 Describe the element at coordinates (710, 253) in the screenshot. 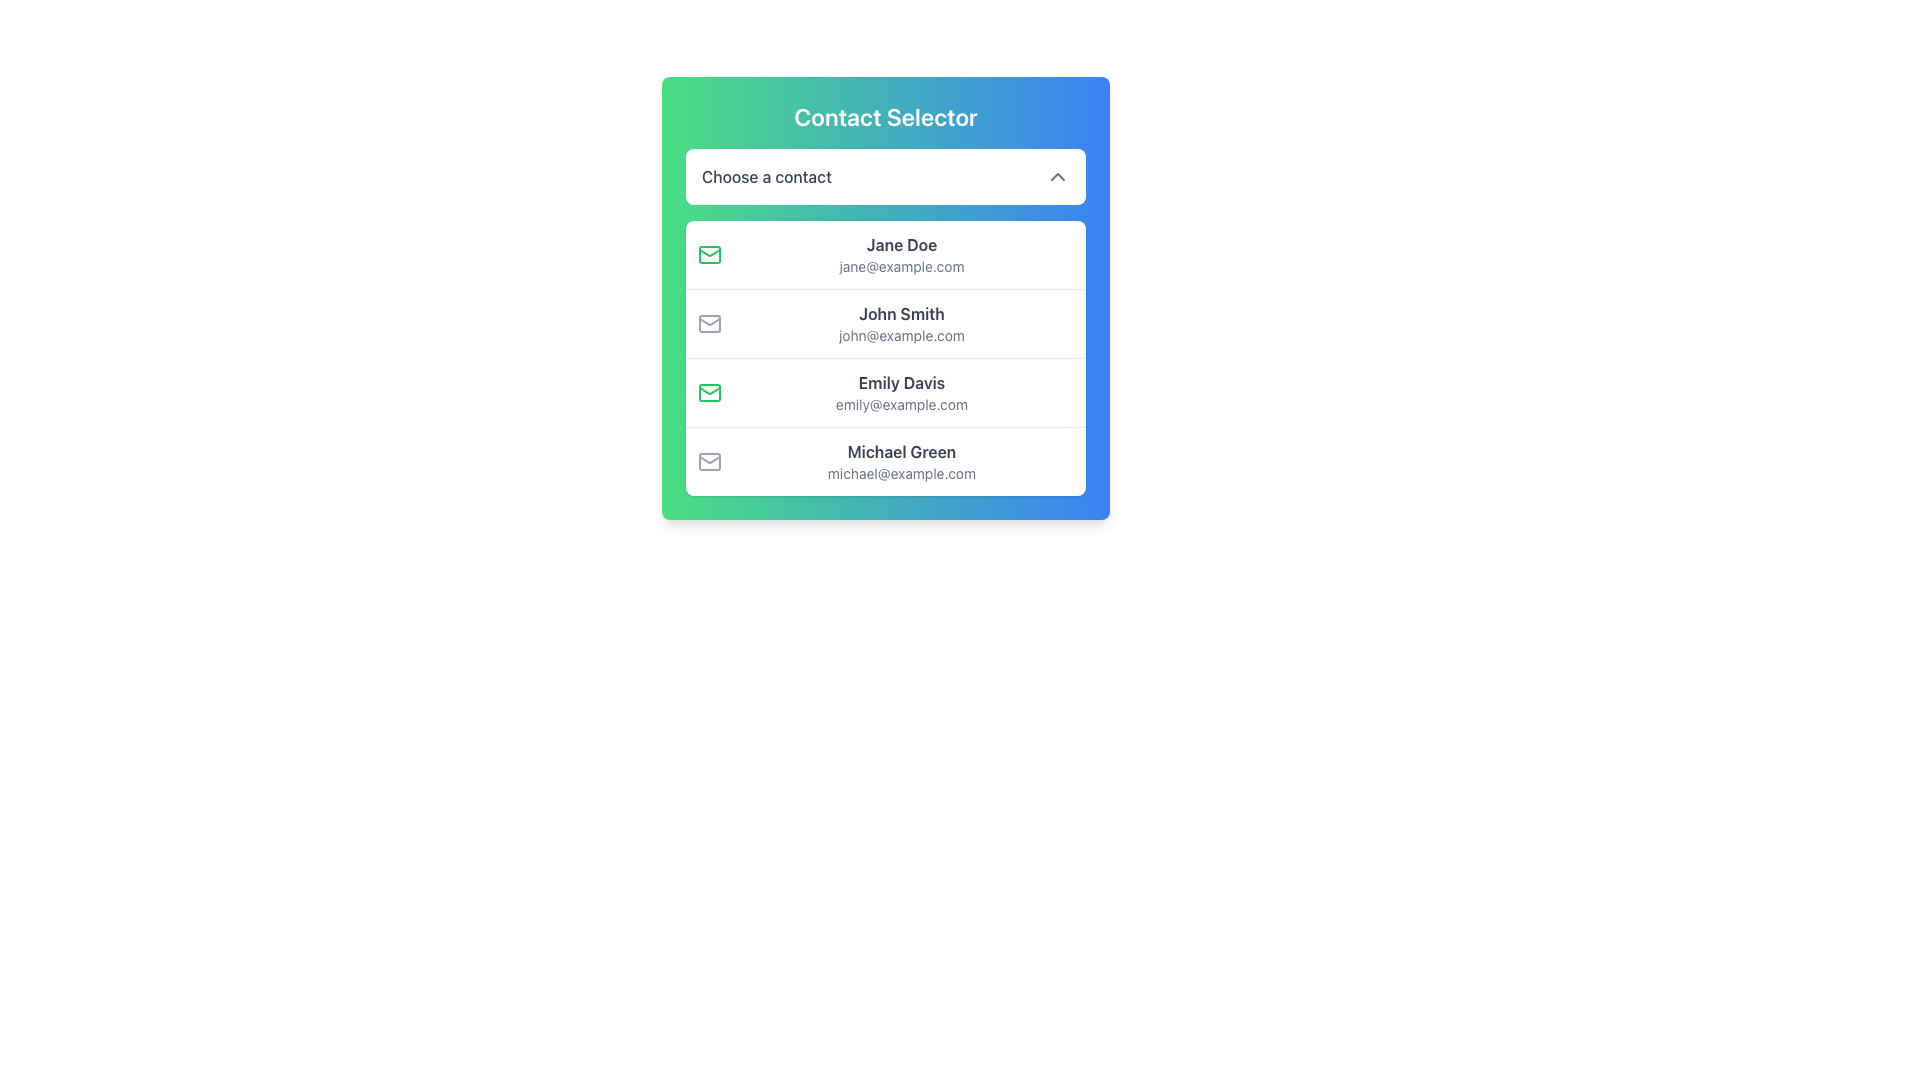

I see `the green mail icon resembling an envelope located to the left of the name 'Jane Doe' in the contact list` at that location.